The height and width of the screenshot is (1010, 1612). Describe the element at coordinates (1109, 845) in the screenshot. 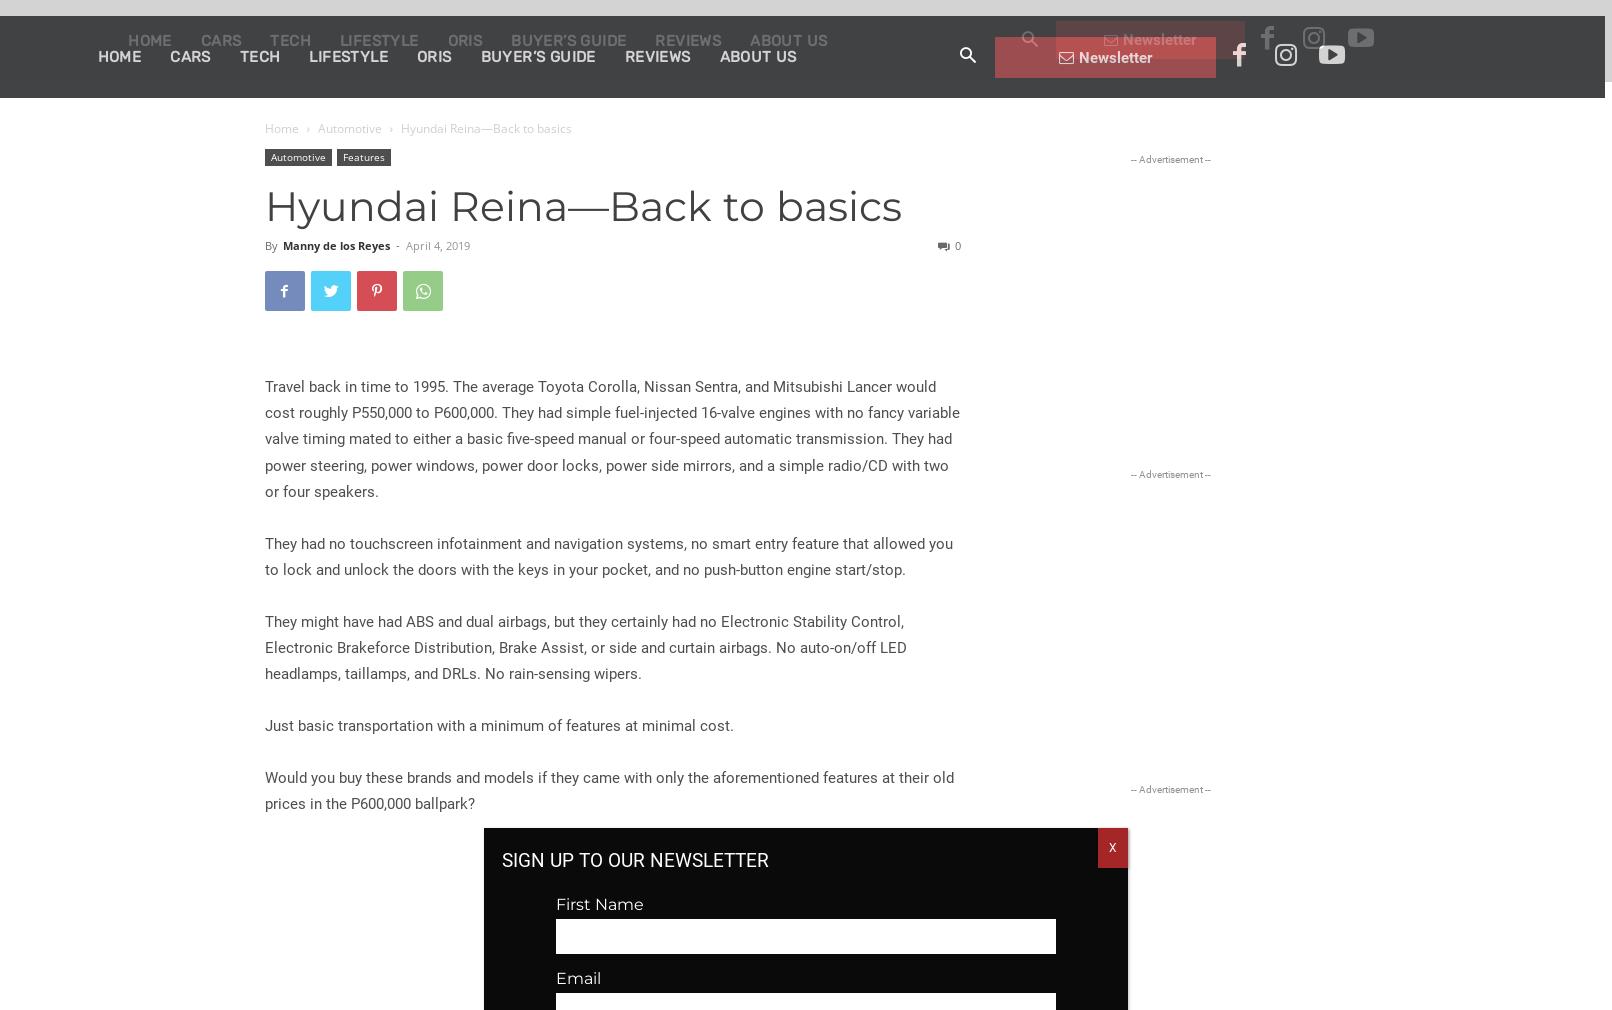

I see `'X'` at that location.